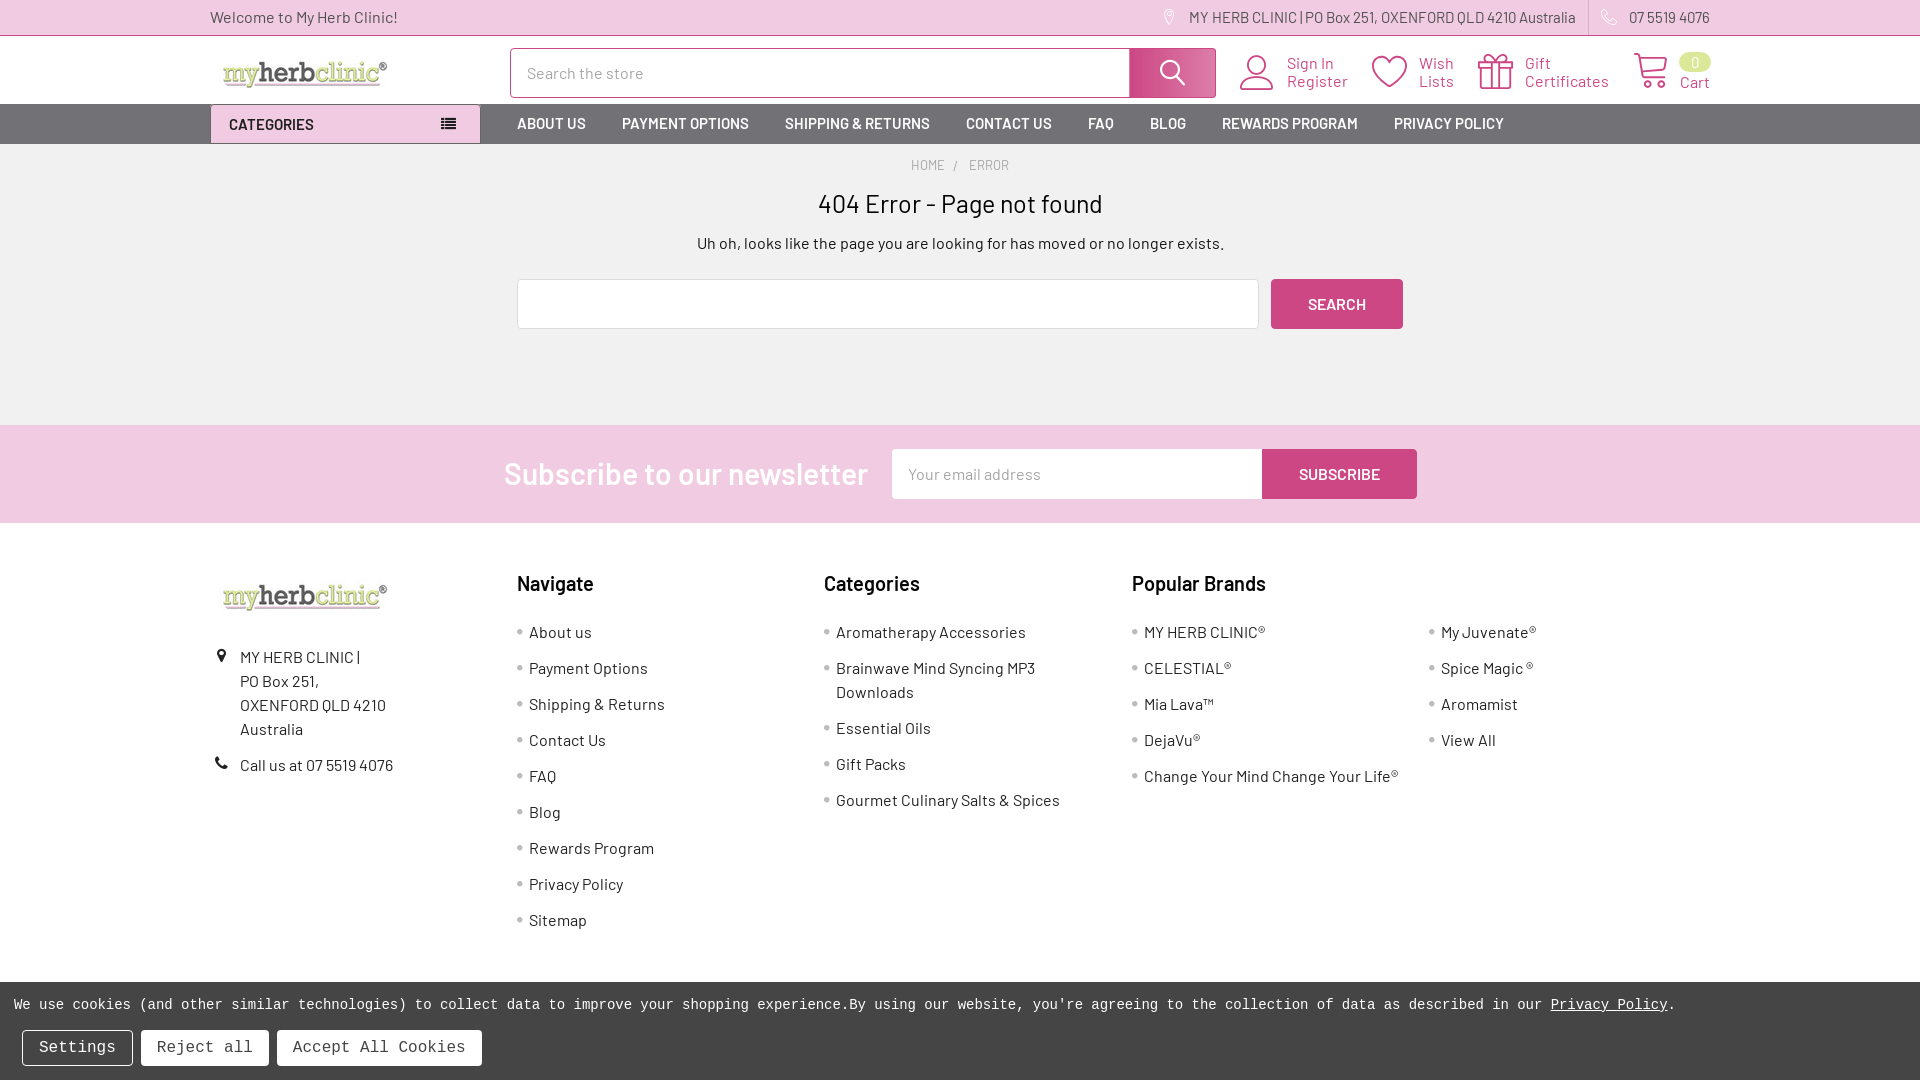  What do you see at coordinates (1479, 702) in the screenshot?
I see `'Aromamist'` at bounding box center [1479, 702].